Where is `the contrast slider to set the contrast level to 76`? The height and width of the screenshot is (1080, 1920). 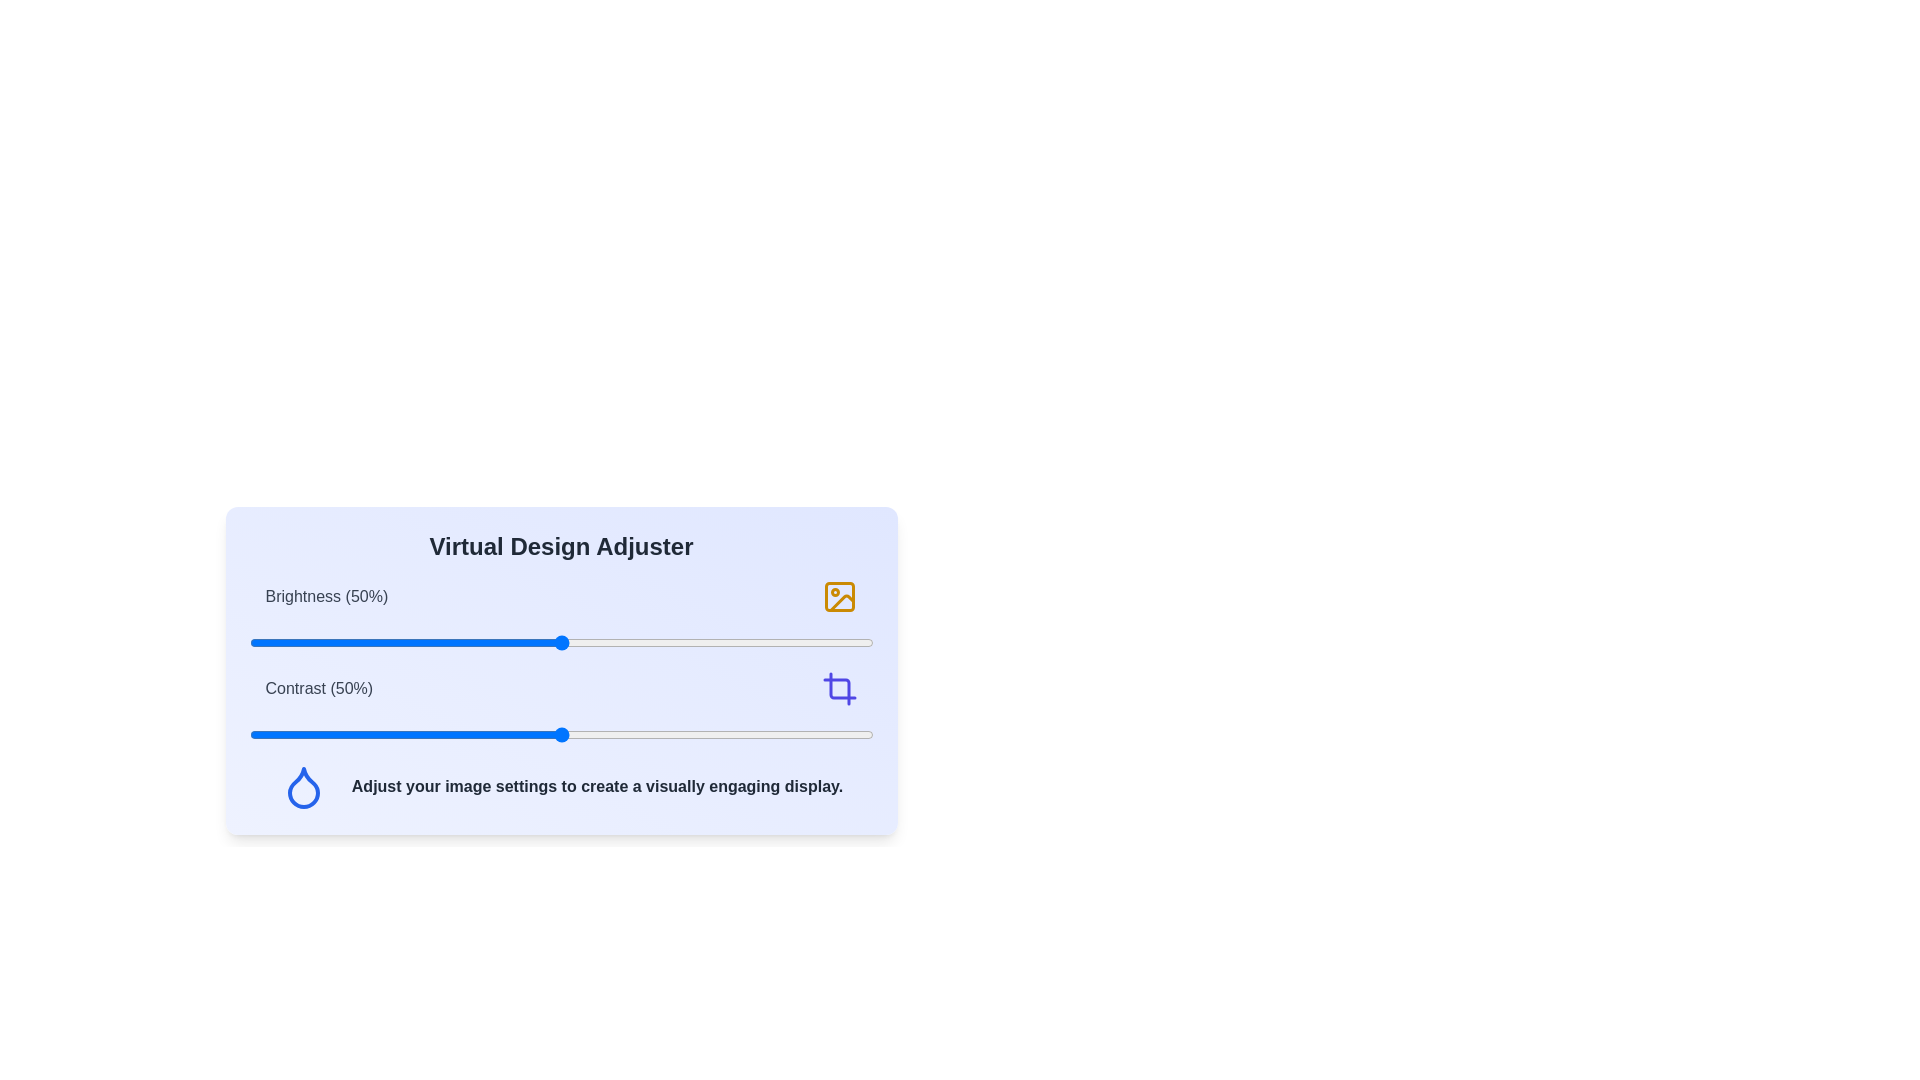 the contrast slider to set the contrast level to 76 is located at coordinates (722, 735).